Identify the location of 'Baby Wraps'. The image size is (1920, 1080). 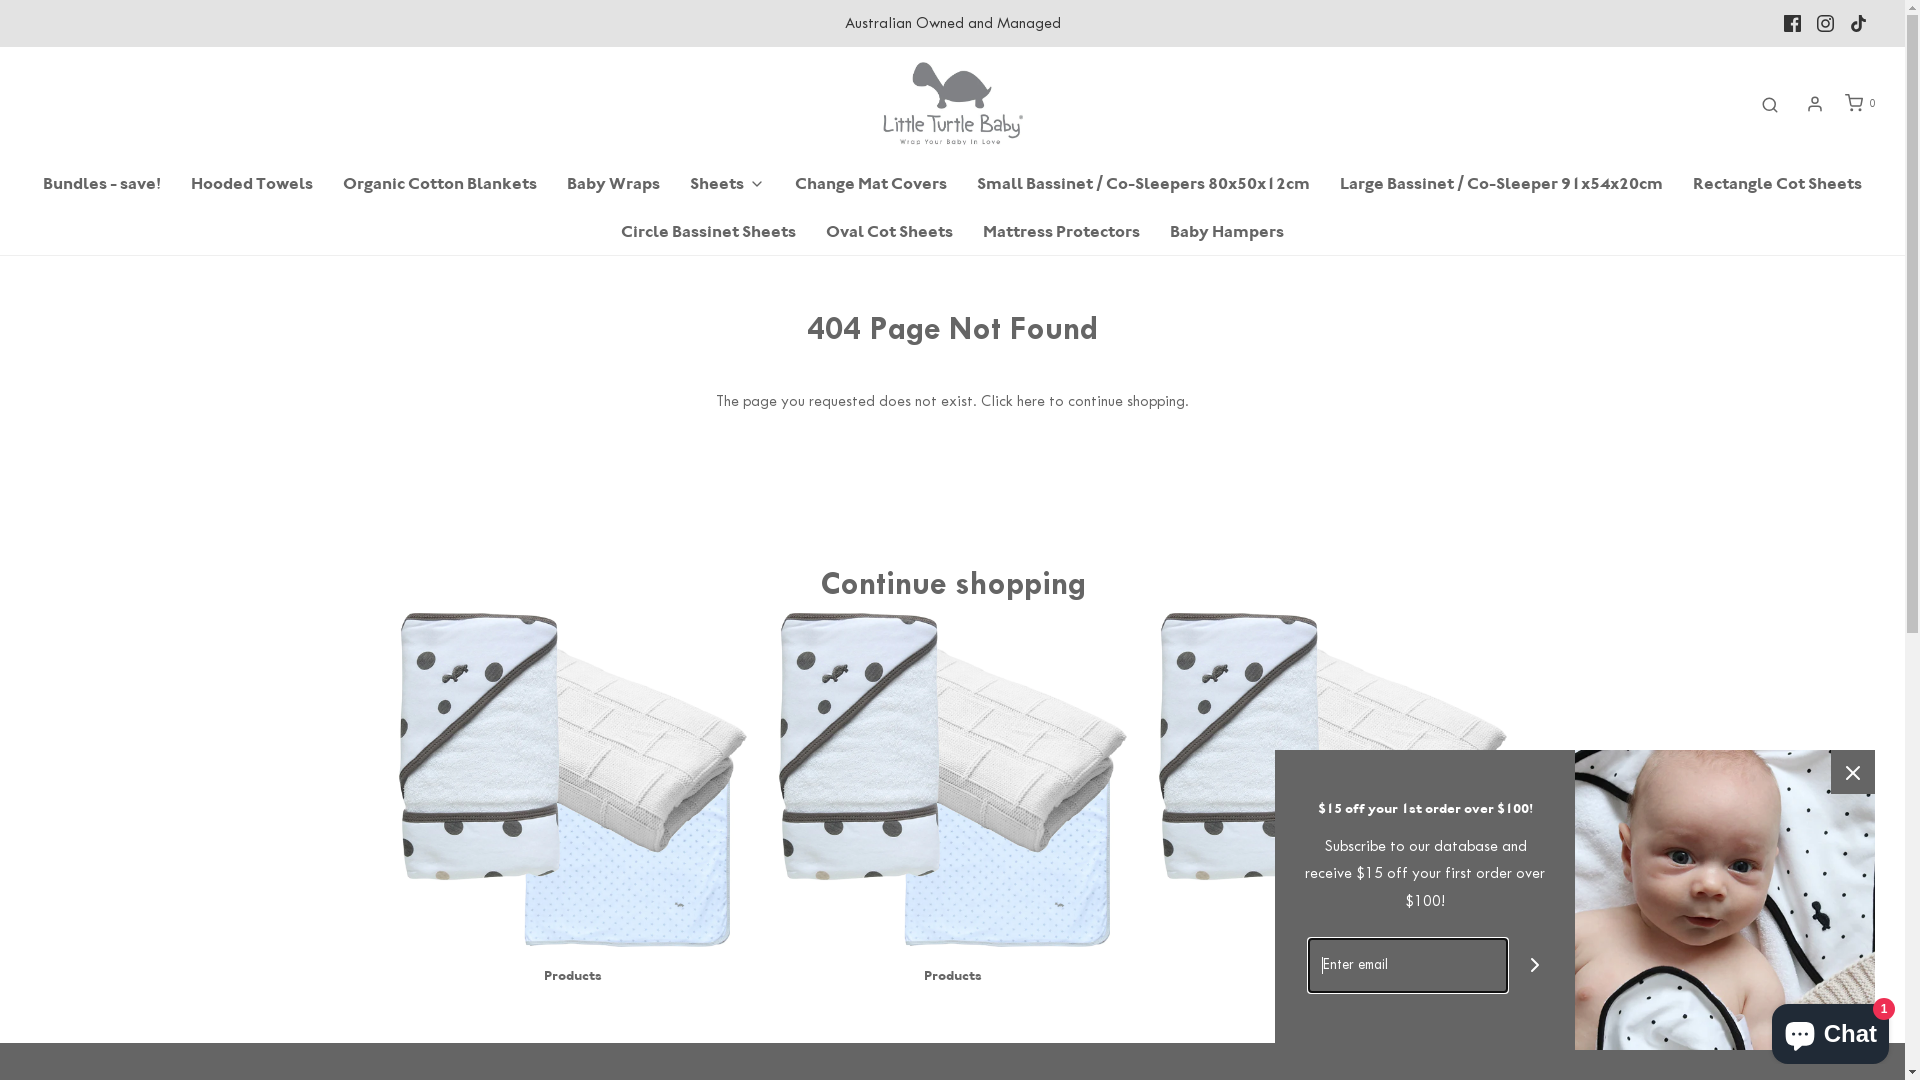
(612, 183).